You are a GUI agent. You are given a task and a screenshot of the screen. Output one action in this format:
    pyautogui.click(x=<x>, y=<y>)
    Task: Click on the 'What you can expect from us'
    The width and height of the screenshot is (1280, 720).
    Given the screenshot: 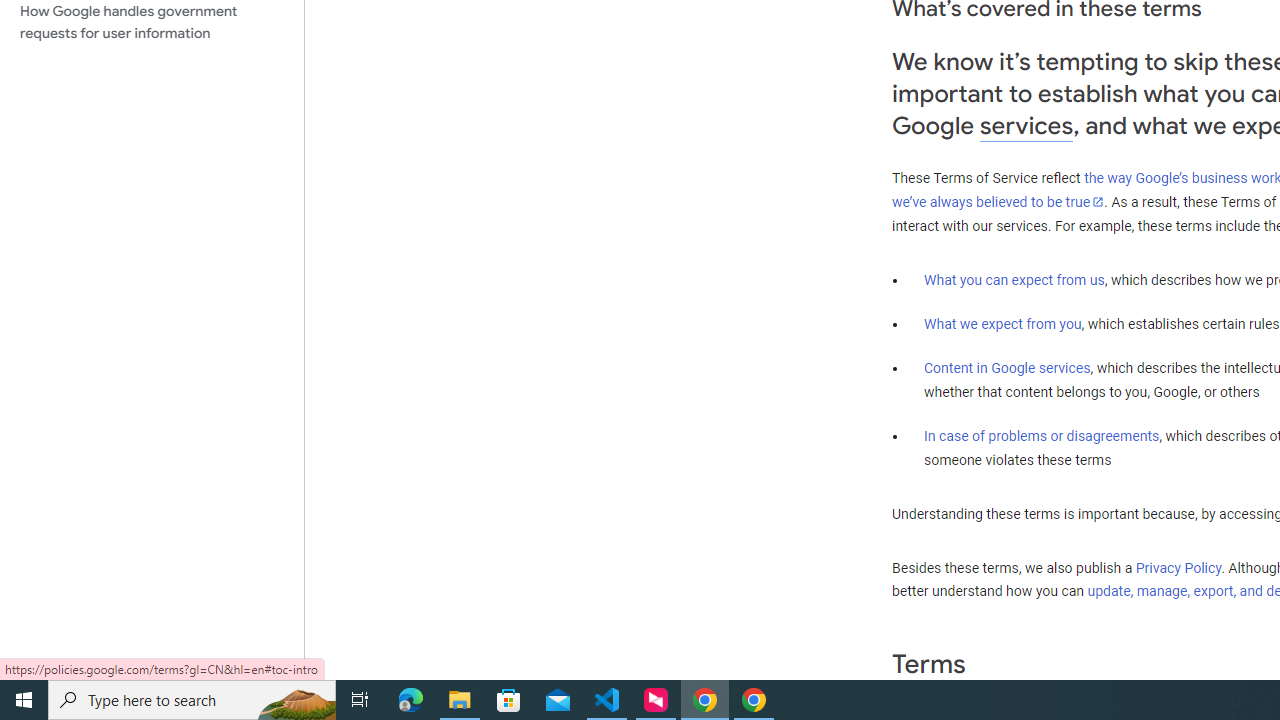 What is the action you would take?
    pyautogui.click(x=1014, y=279)
    